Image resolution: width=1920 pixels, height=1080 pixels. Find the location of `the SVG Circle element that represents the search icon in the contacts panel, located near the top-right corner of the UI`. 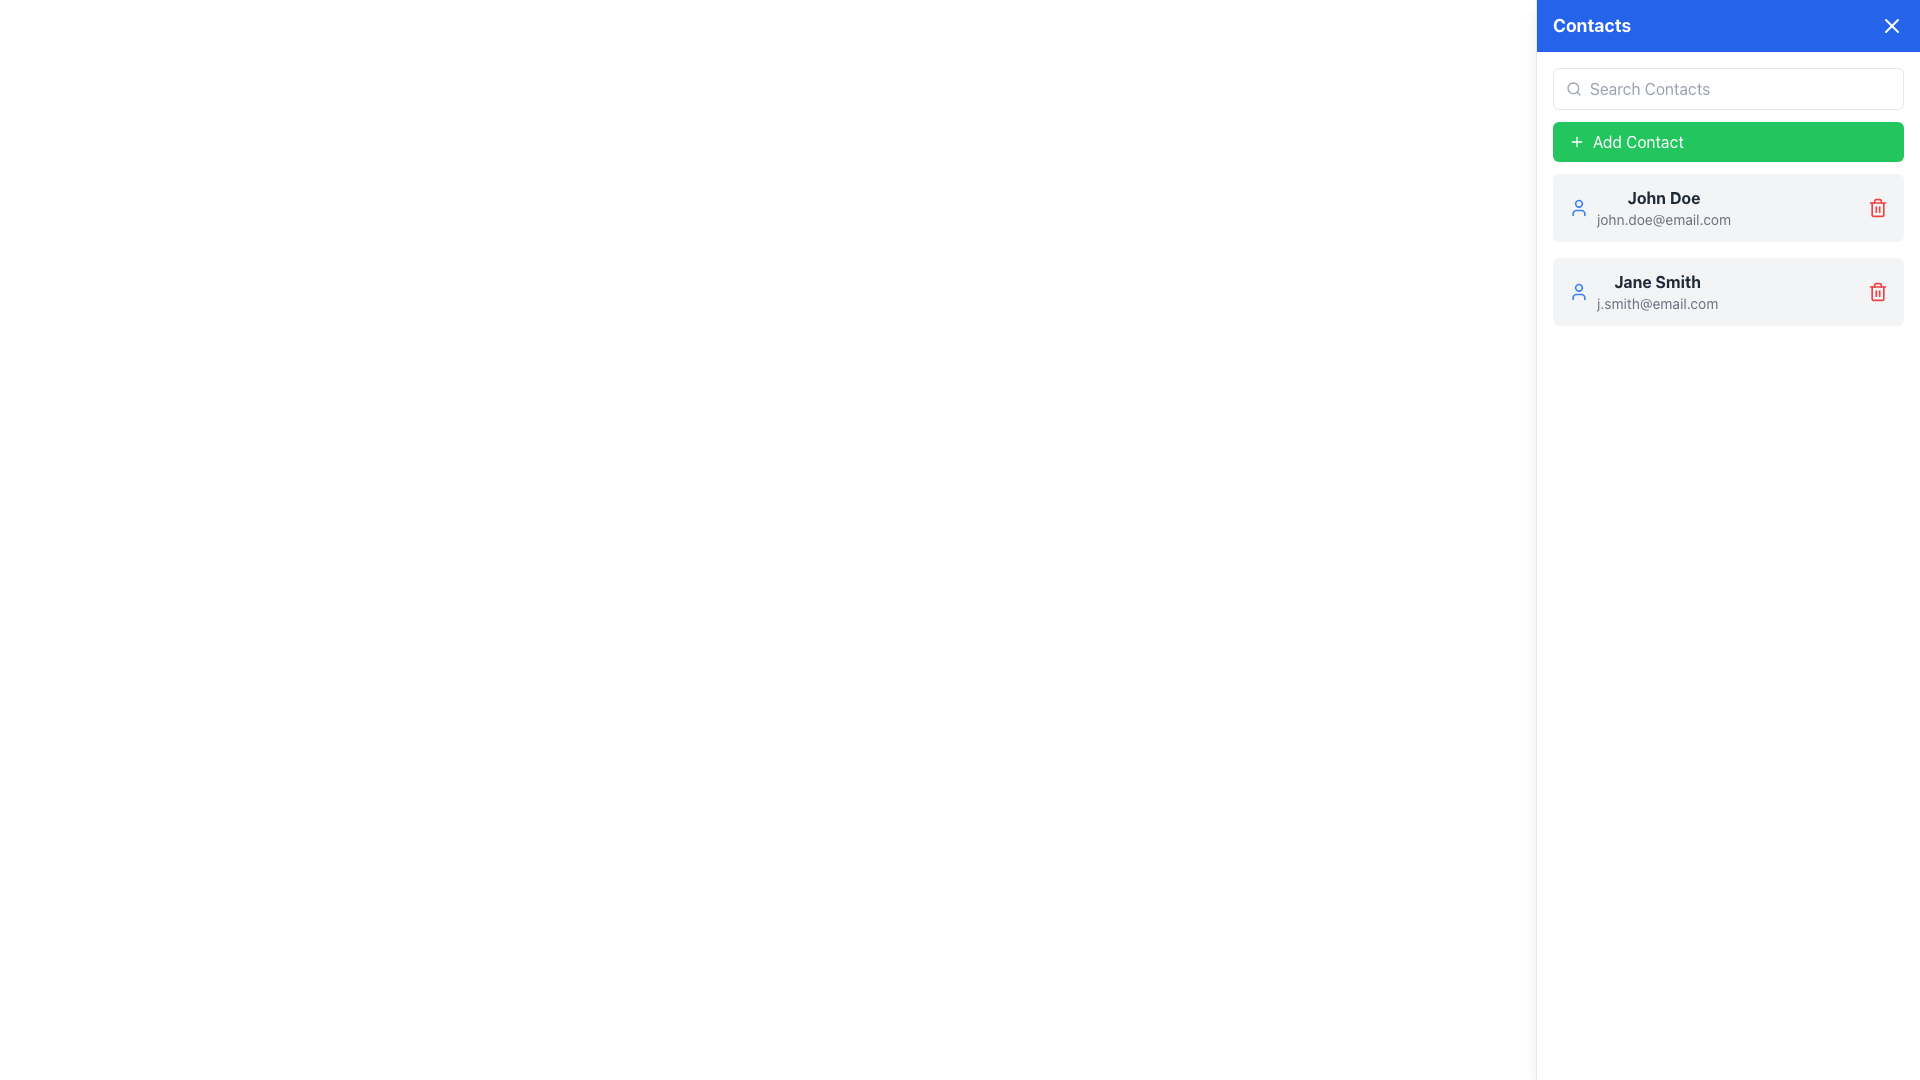

the SVG Circle element that represents the search icon in the contacts panel, located near the top-right corner of the UI is located at coordinates (1572, 87).